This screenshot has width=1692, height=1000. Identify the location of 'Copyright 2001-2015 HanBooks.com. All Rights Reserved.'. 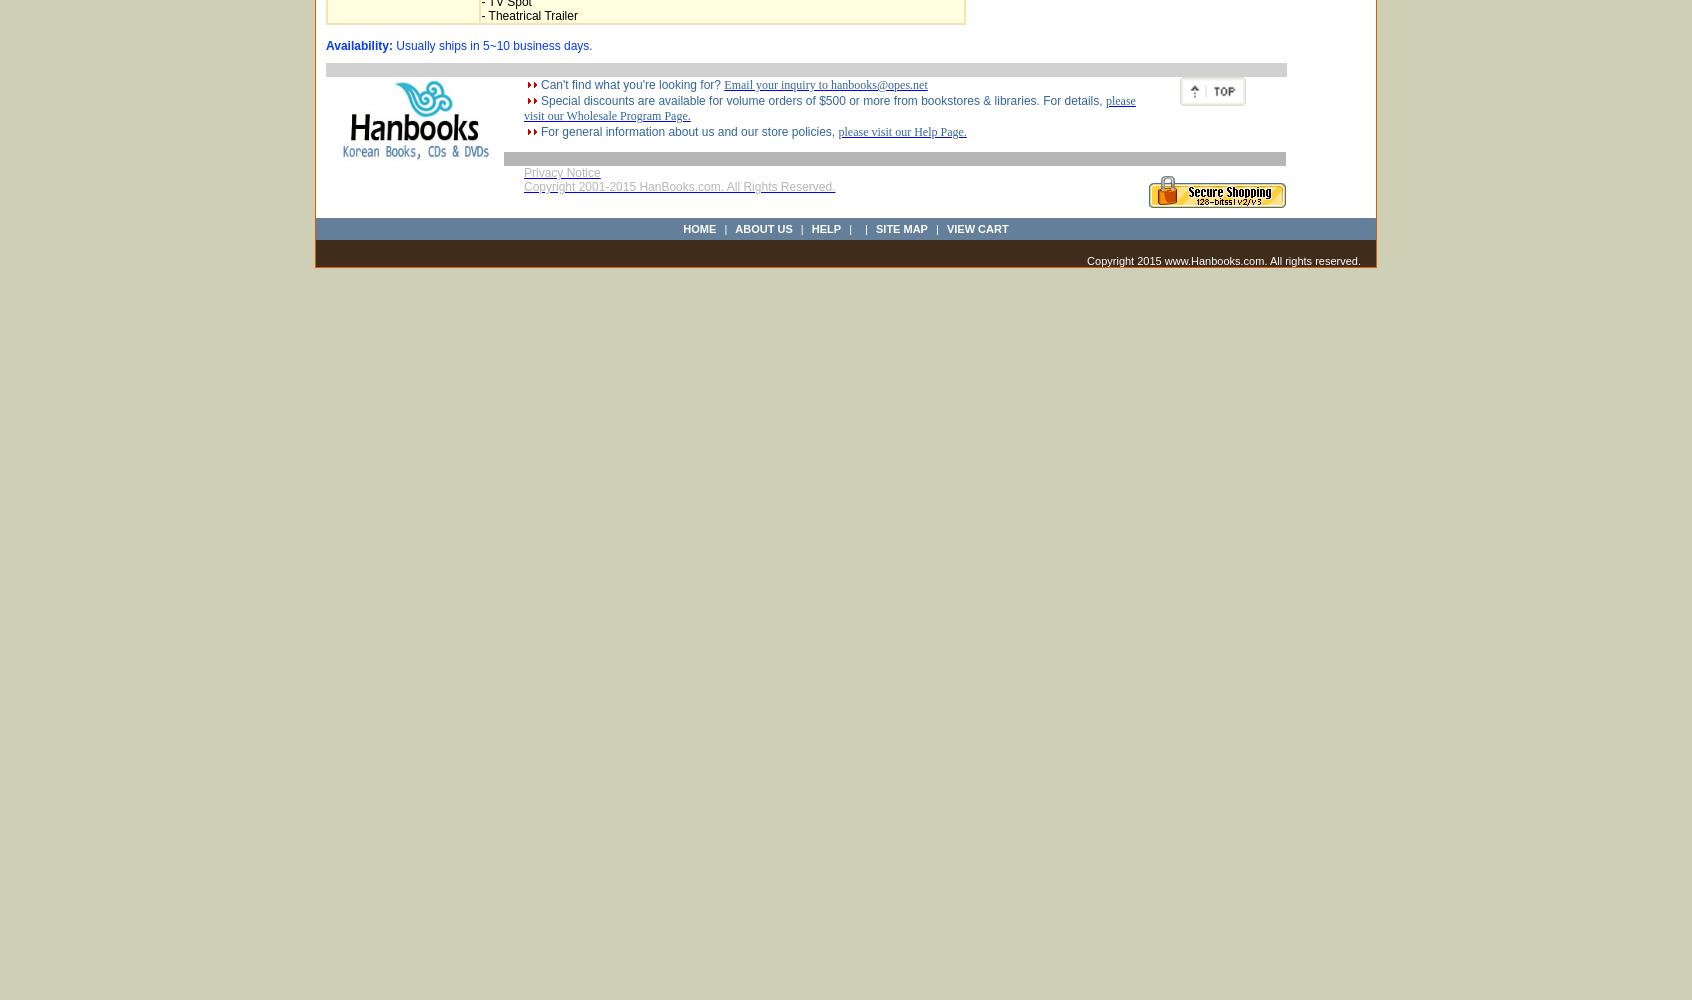
(679, 187).